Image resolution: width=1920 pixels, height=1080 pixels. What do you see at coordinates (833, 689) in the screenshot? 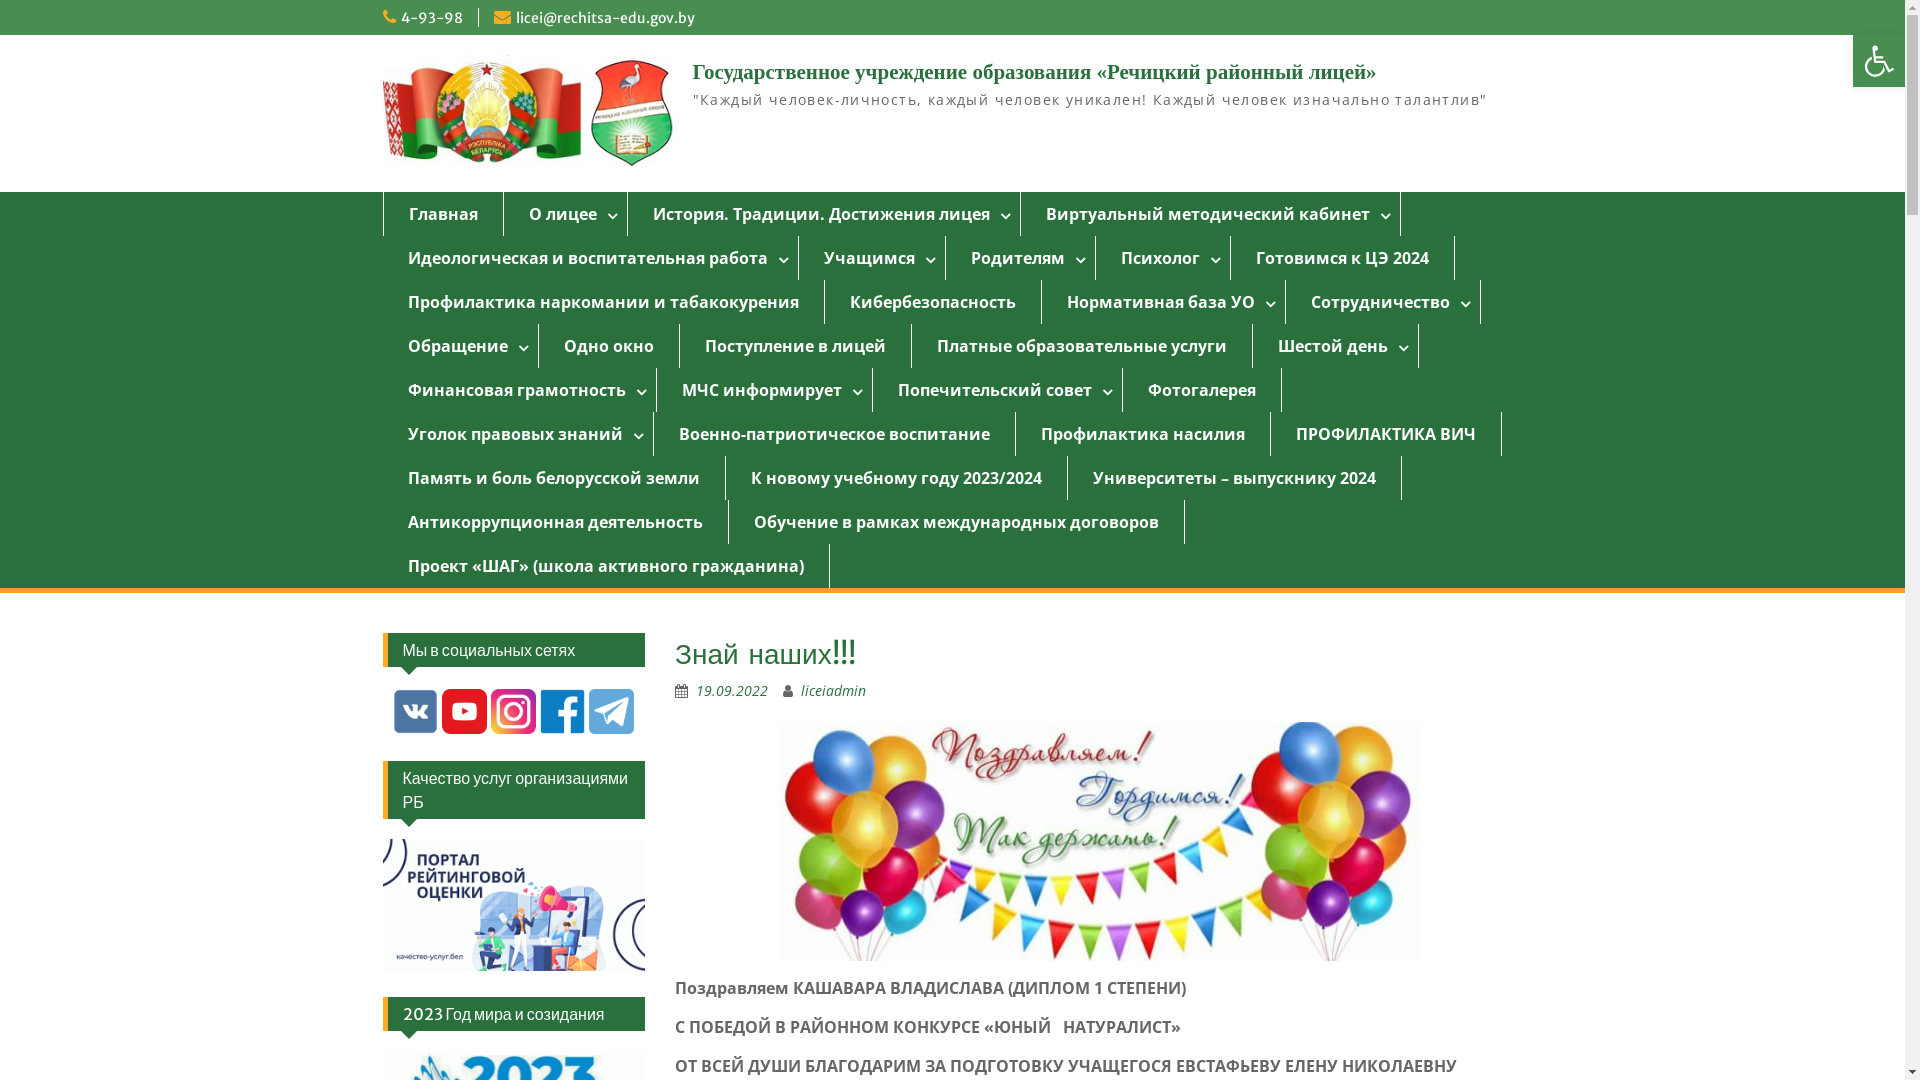
I see `'liceiadmin'` at bounding box center [833, 689].